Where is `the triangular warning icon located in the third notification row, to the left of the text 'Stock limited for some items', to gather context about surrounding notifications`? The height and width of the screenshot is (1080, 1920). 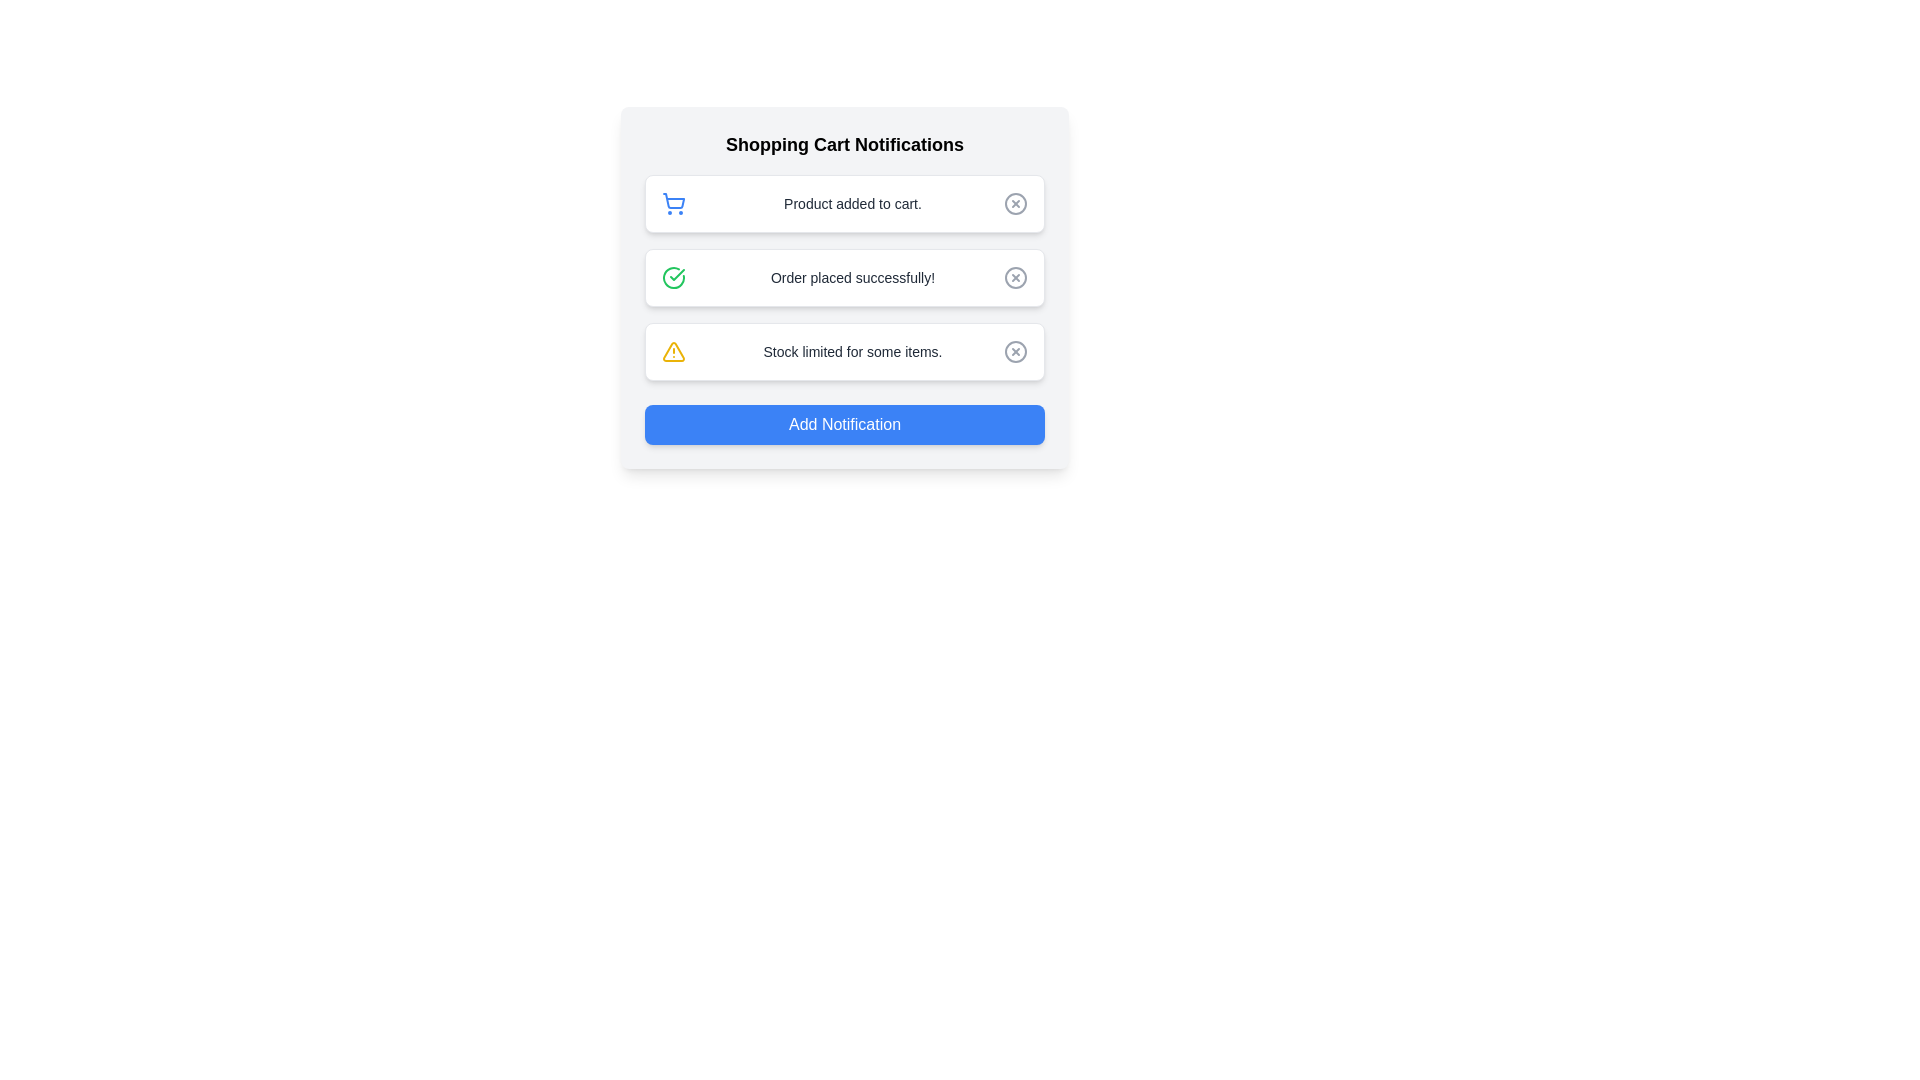
the triangular warning icon located in the third notification row, to the left of the text 'Stock limited for some items', to gather context about surrounding notifications is located at coordinates (673, 350).